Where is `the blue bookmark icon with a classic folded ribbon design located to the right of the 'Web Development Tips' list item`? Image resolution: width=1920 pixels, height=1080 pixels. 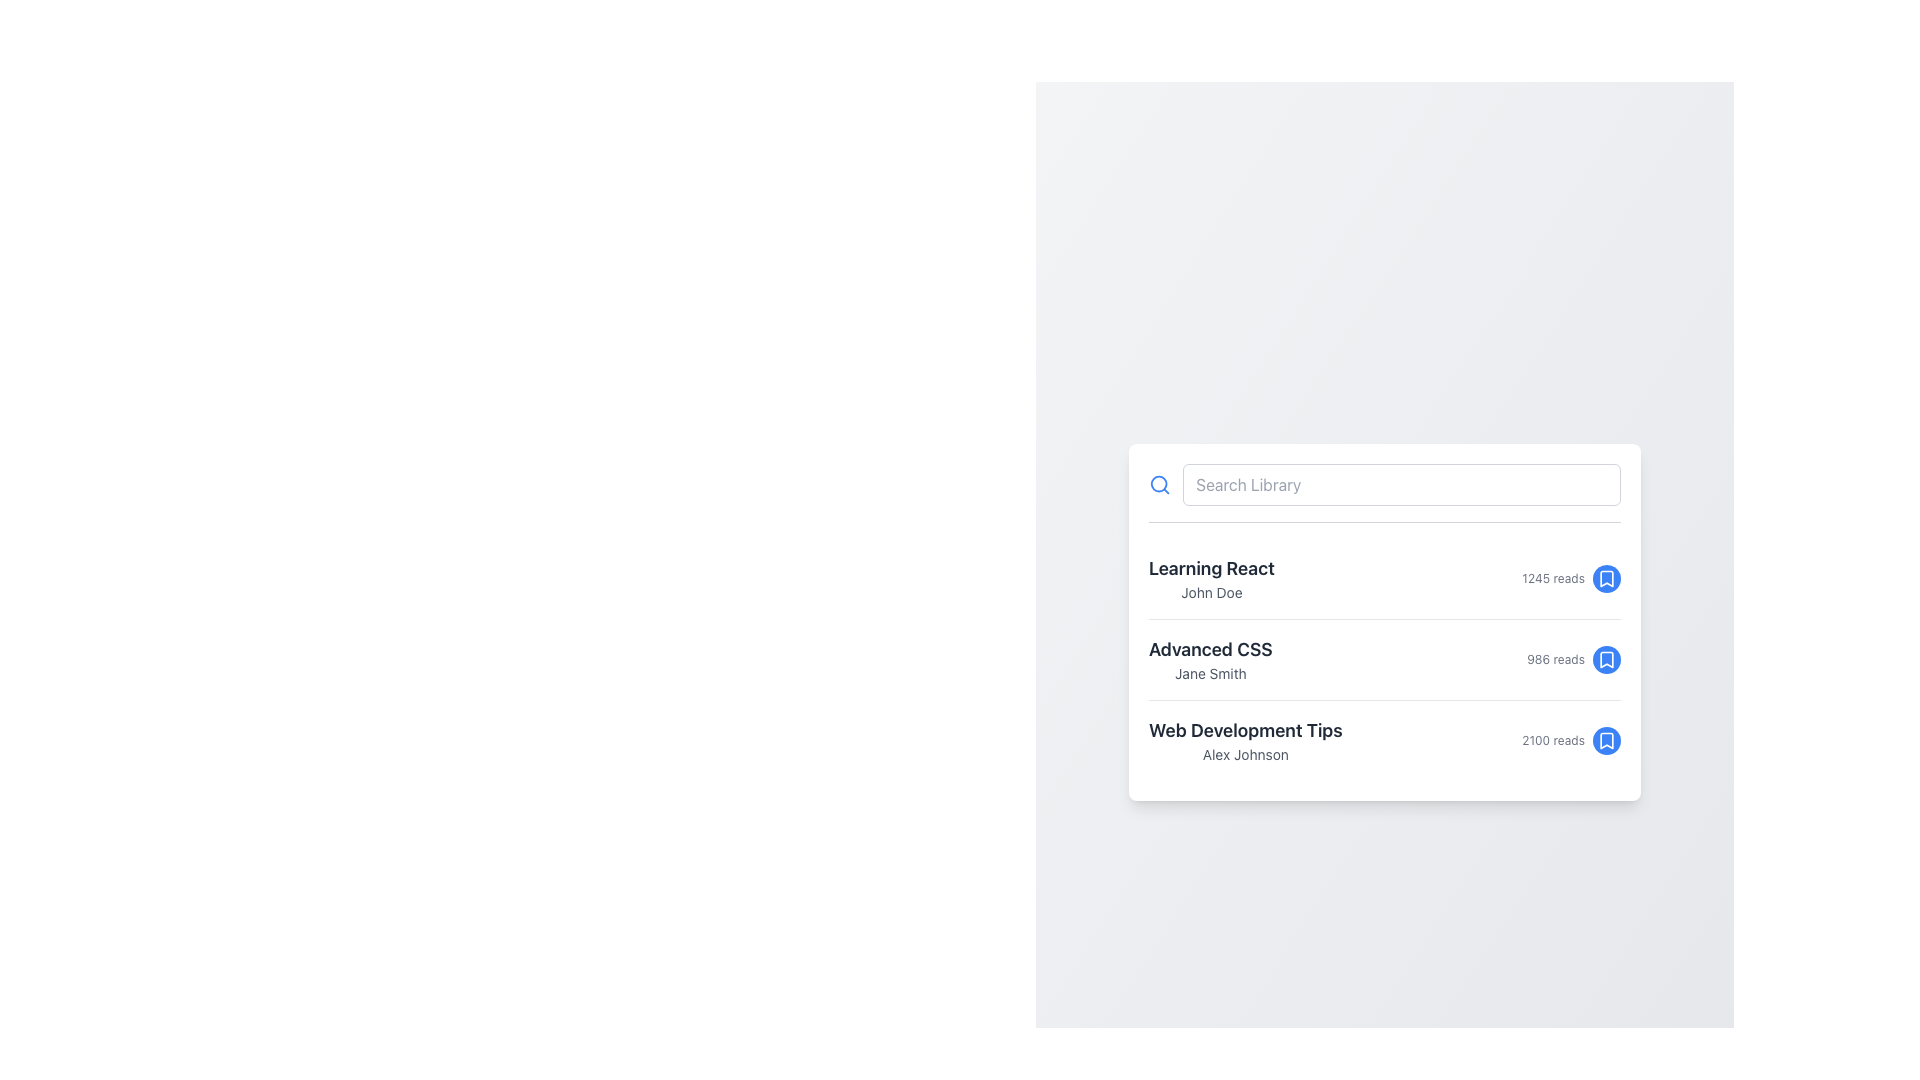 the blue bookmark icon with a classic folded ribbon design located to the right of the 'Web Development Tips' list item is located at coordinates (1607, 740).